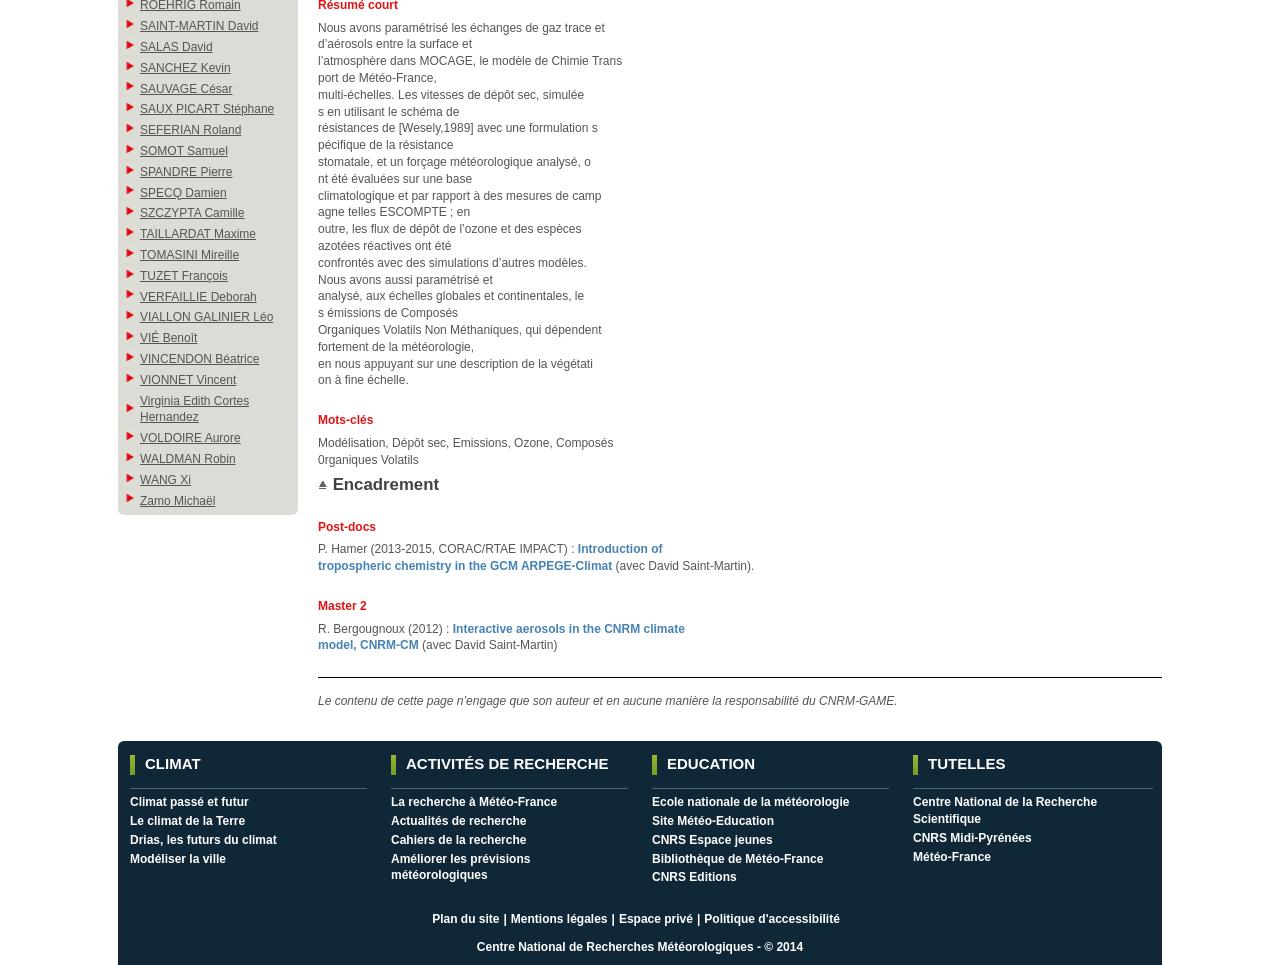 The image size is (1280, 965). Describe the element at coordinates (187, 820) in the screenshot. I see `'Le climat de la Terre'` at that location.